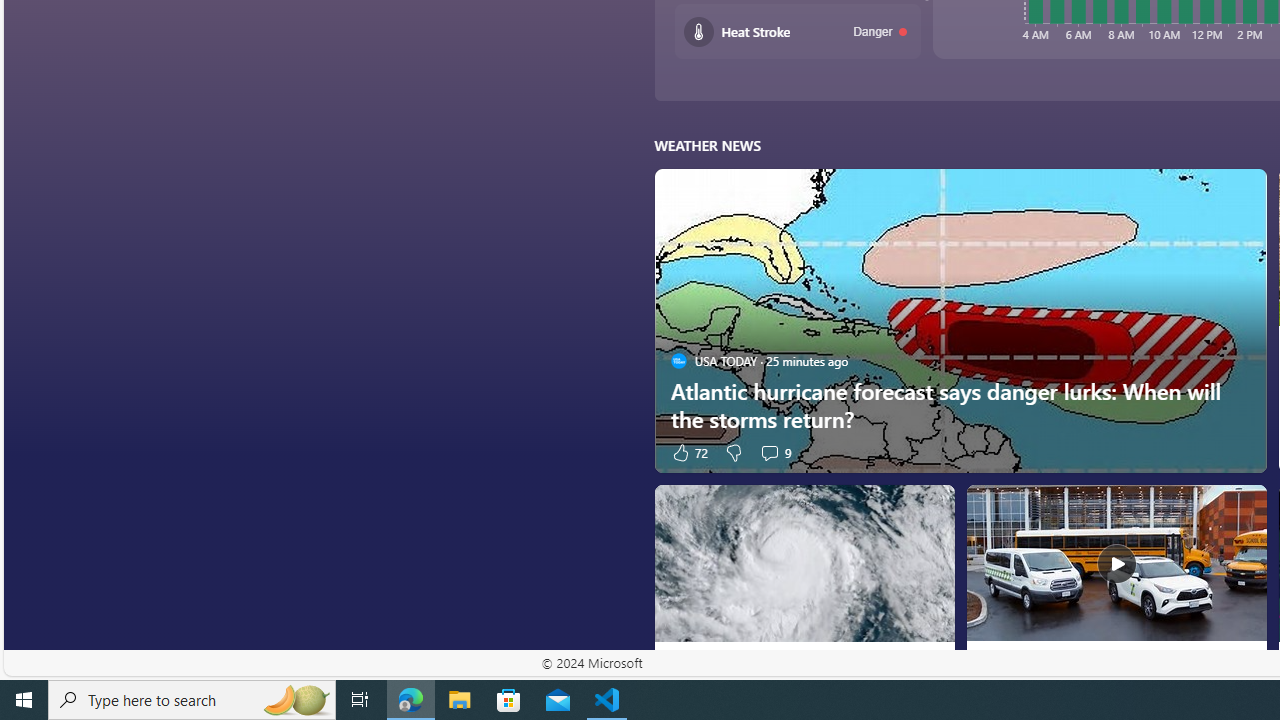  I want to click on 'View comments 9 Comment', so click(768, 452).